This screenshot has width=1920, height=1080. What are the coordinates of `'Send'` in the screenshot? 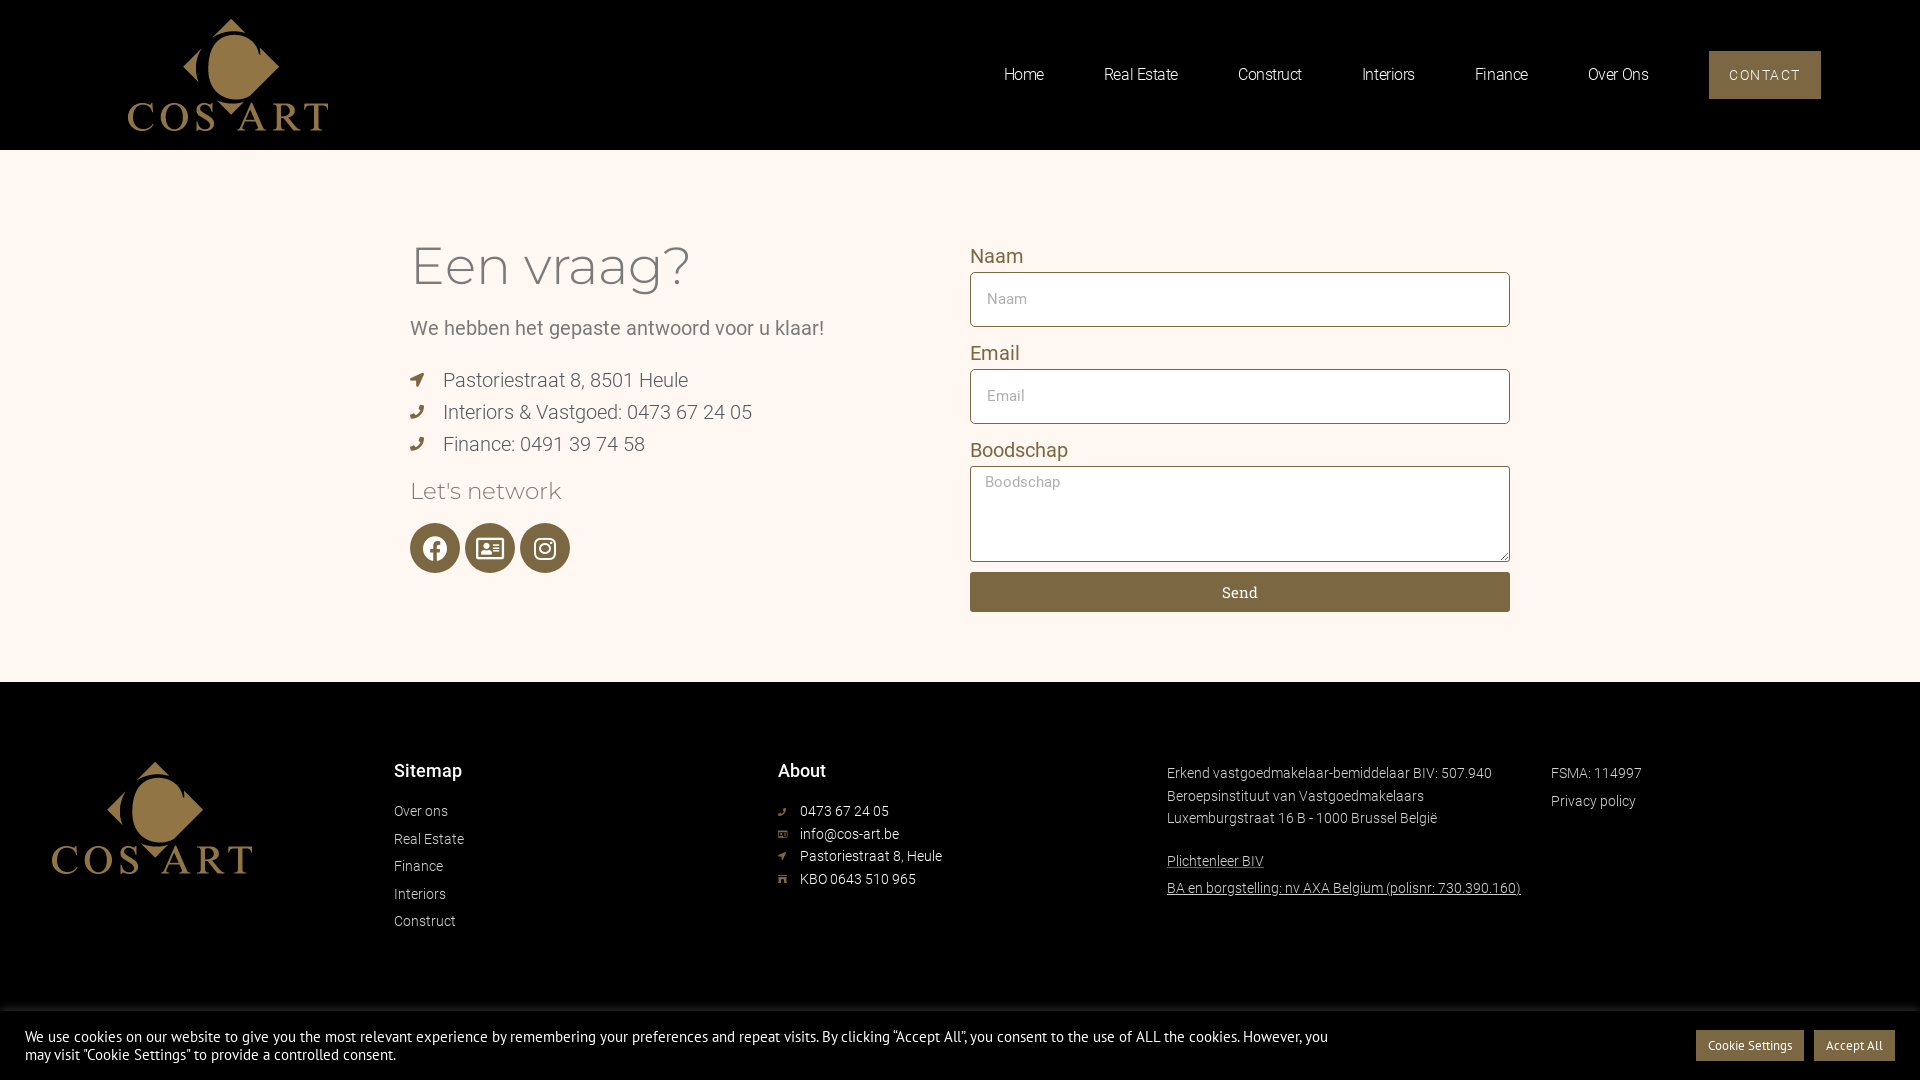 It's located at (1238, 590).